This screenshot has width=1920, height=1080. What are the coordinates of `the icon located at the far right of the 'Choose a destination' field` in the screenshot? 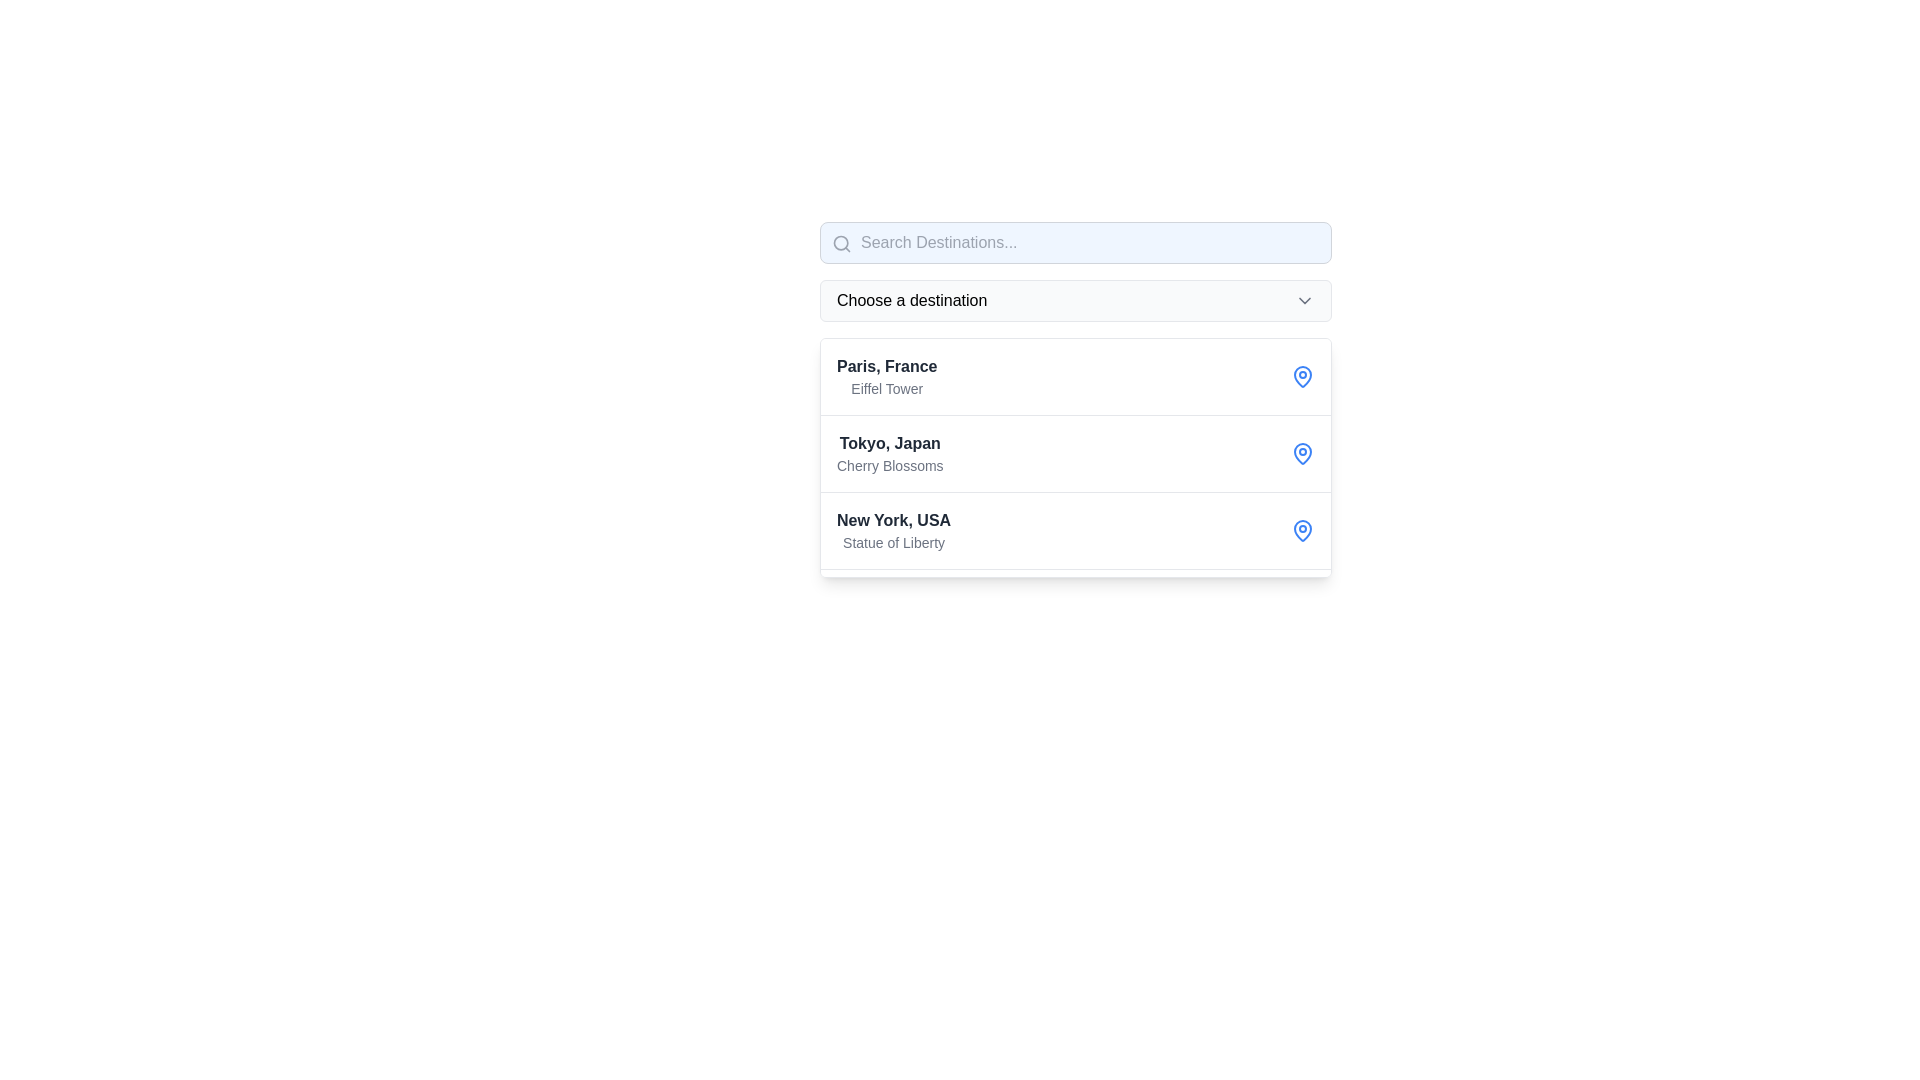 It's located at (1305, 300).